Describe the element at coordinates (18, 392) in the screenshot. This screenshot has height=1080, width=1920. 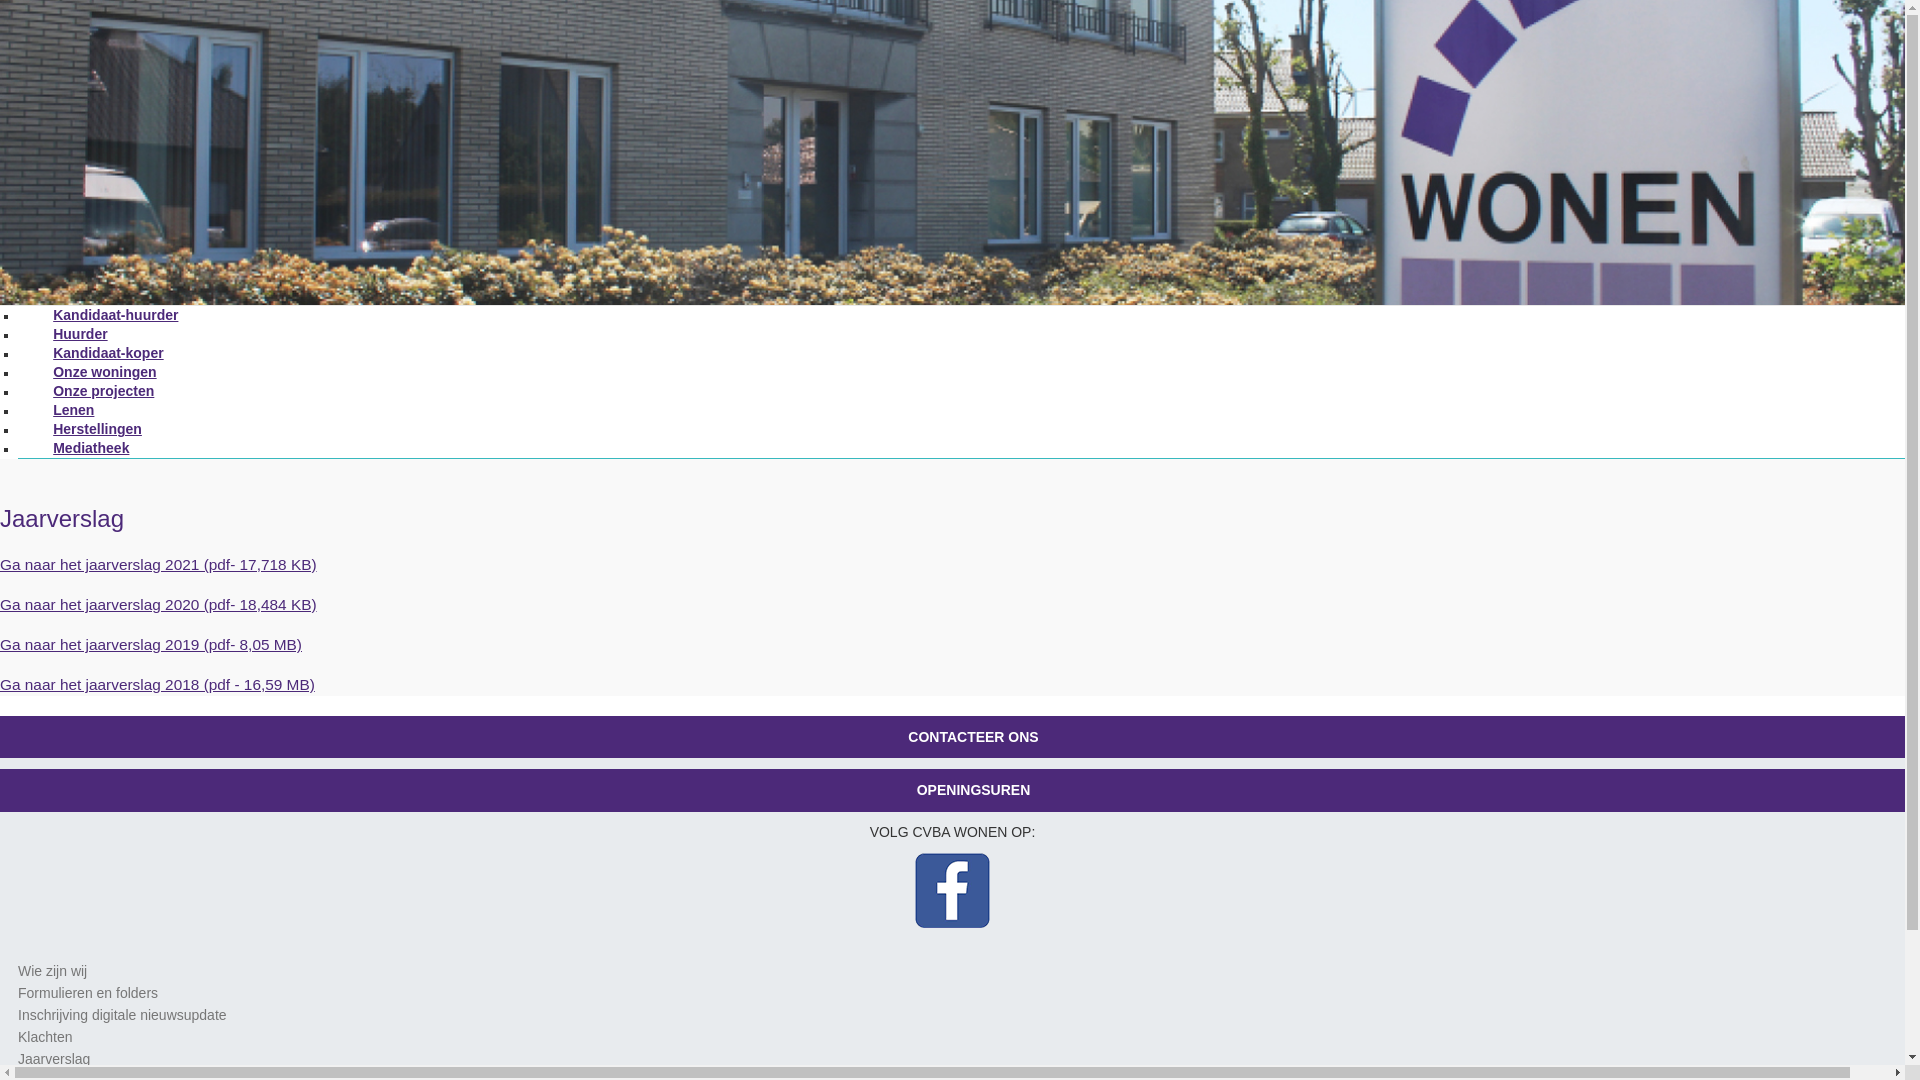
I see `'Onze projecten'` at that location.